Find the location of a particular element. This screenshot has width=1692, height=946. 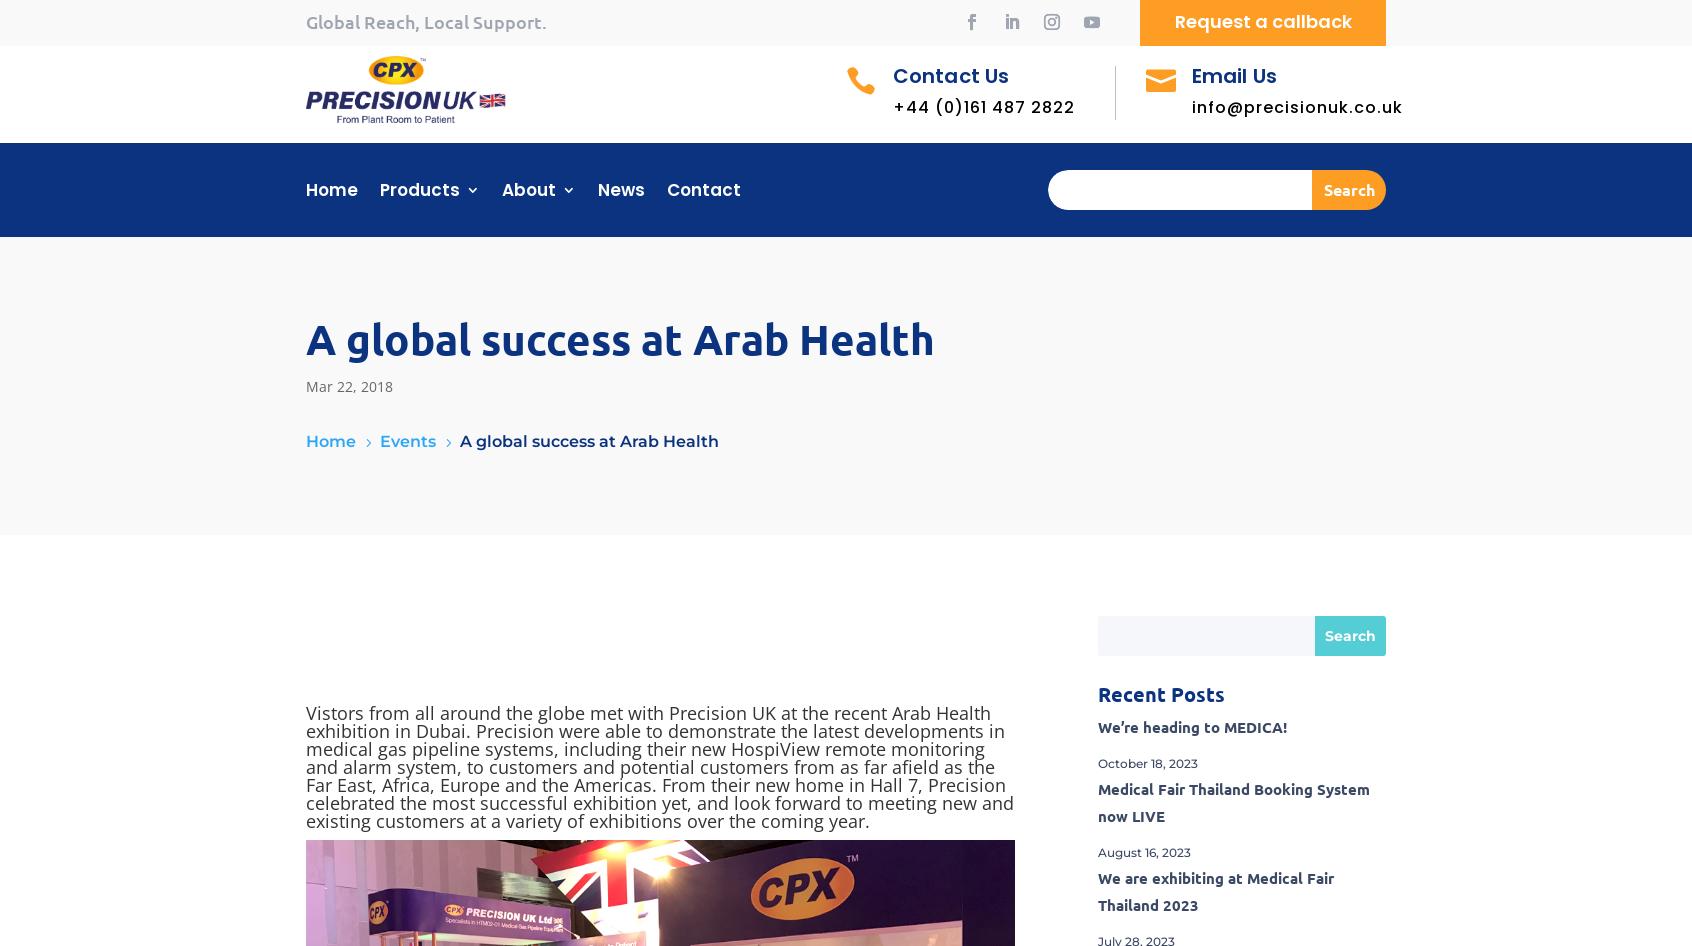

'Bedheads & Flowmeters' is located at coordinates (496, 658).